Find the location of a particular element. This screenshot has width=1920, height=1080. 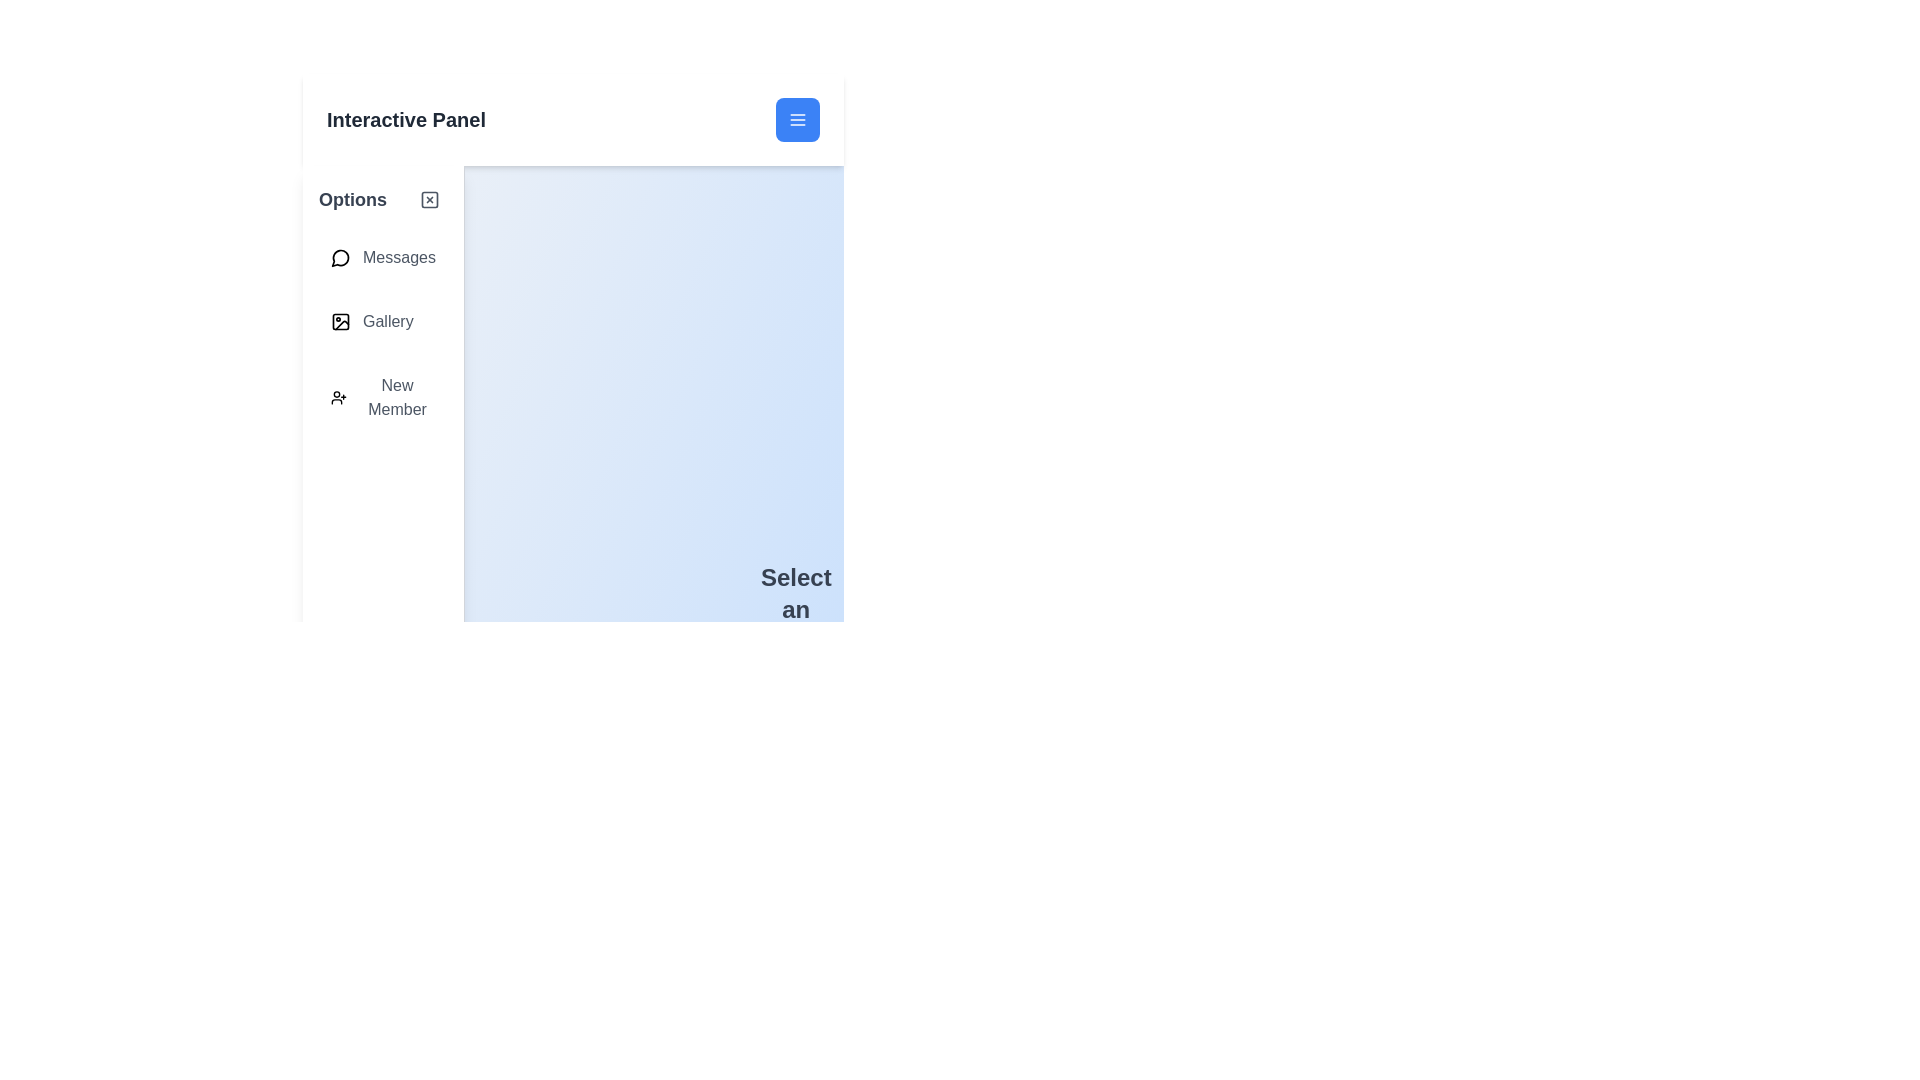

the menu icon button, which is an SVG icon with three parallel horizontal lines located inside a blue rounded rectangle in the top-right corner of the interface is located at coordinates (796, 119).